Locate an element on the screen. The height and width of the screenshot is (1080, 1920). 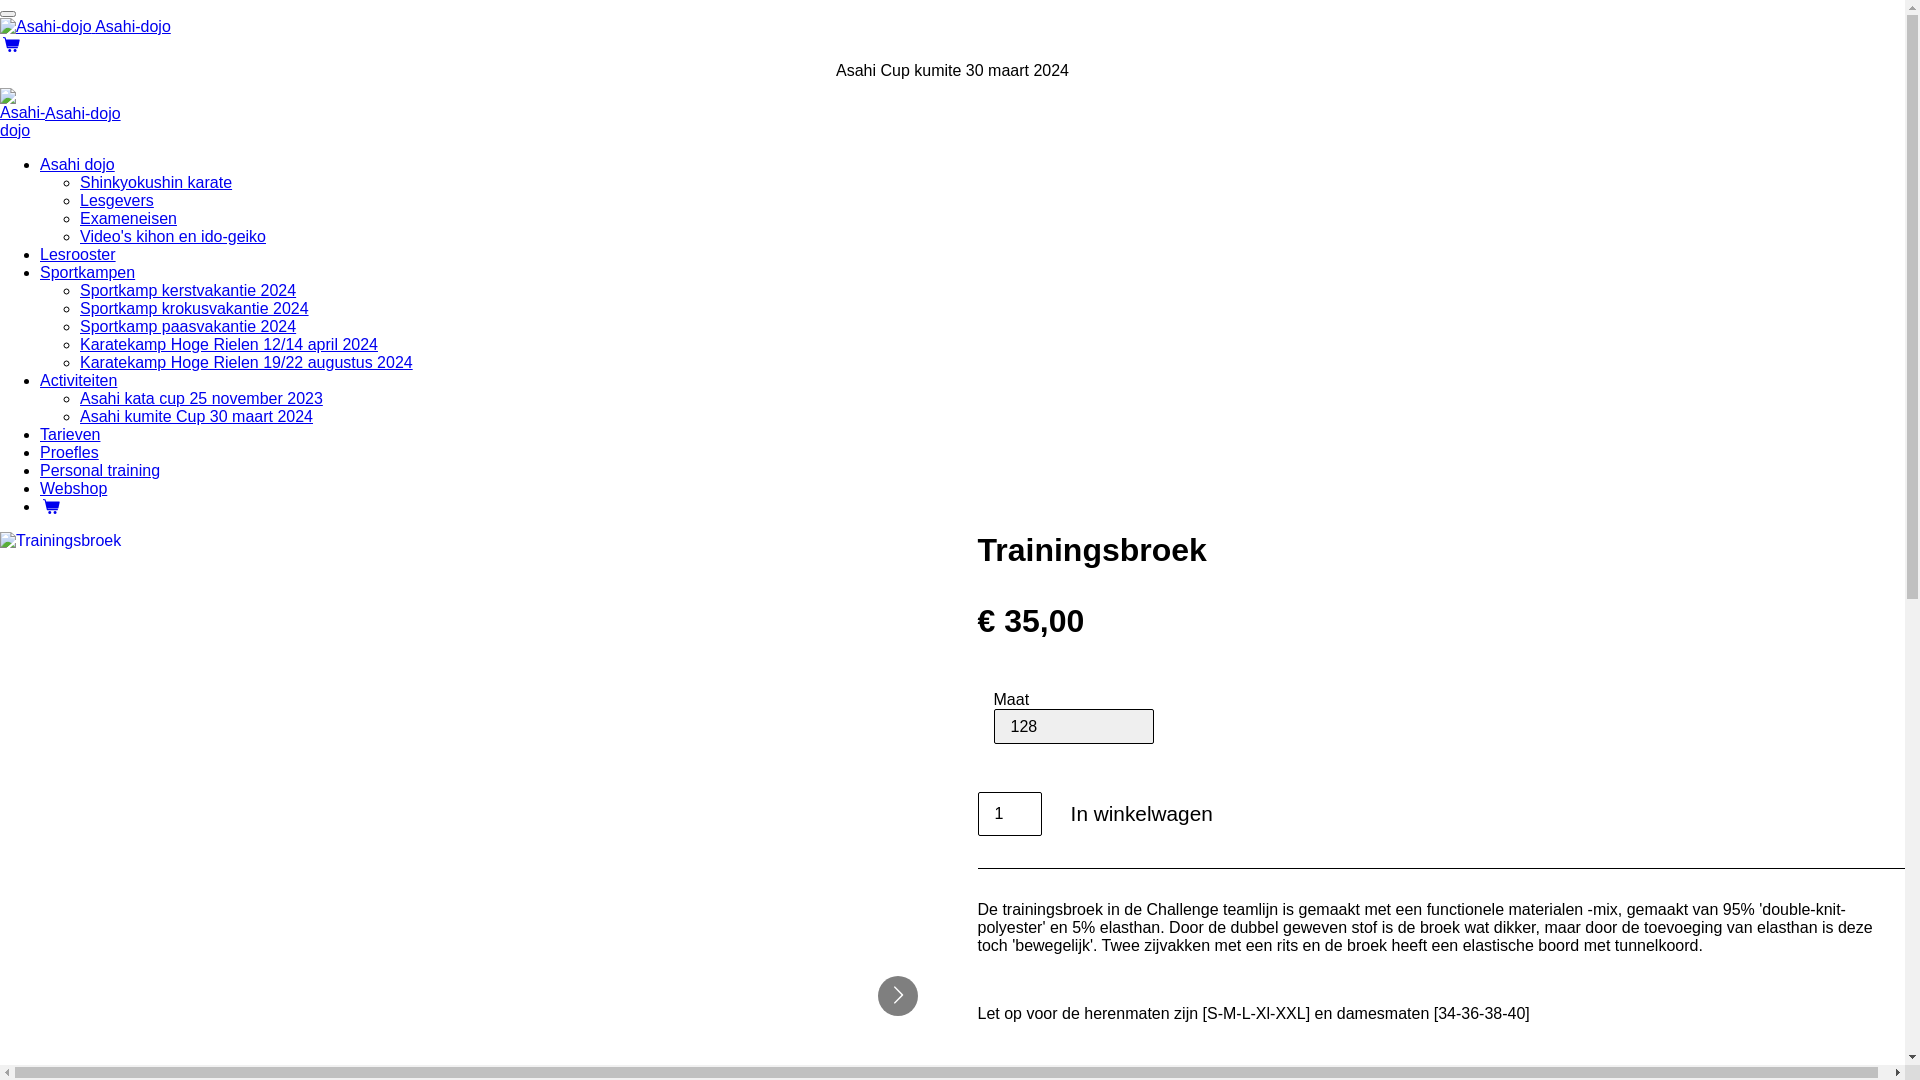
'Tarieven' is located at coordinates (70, 433).